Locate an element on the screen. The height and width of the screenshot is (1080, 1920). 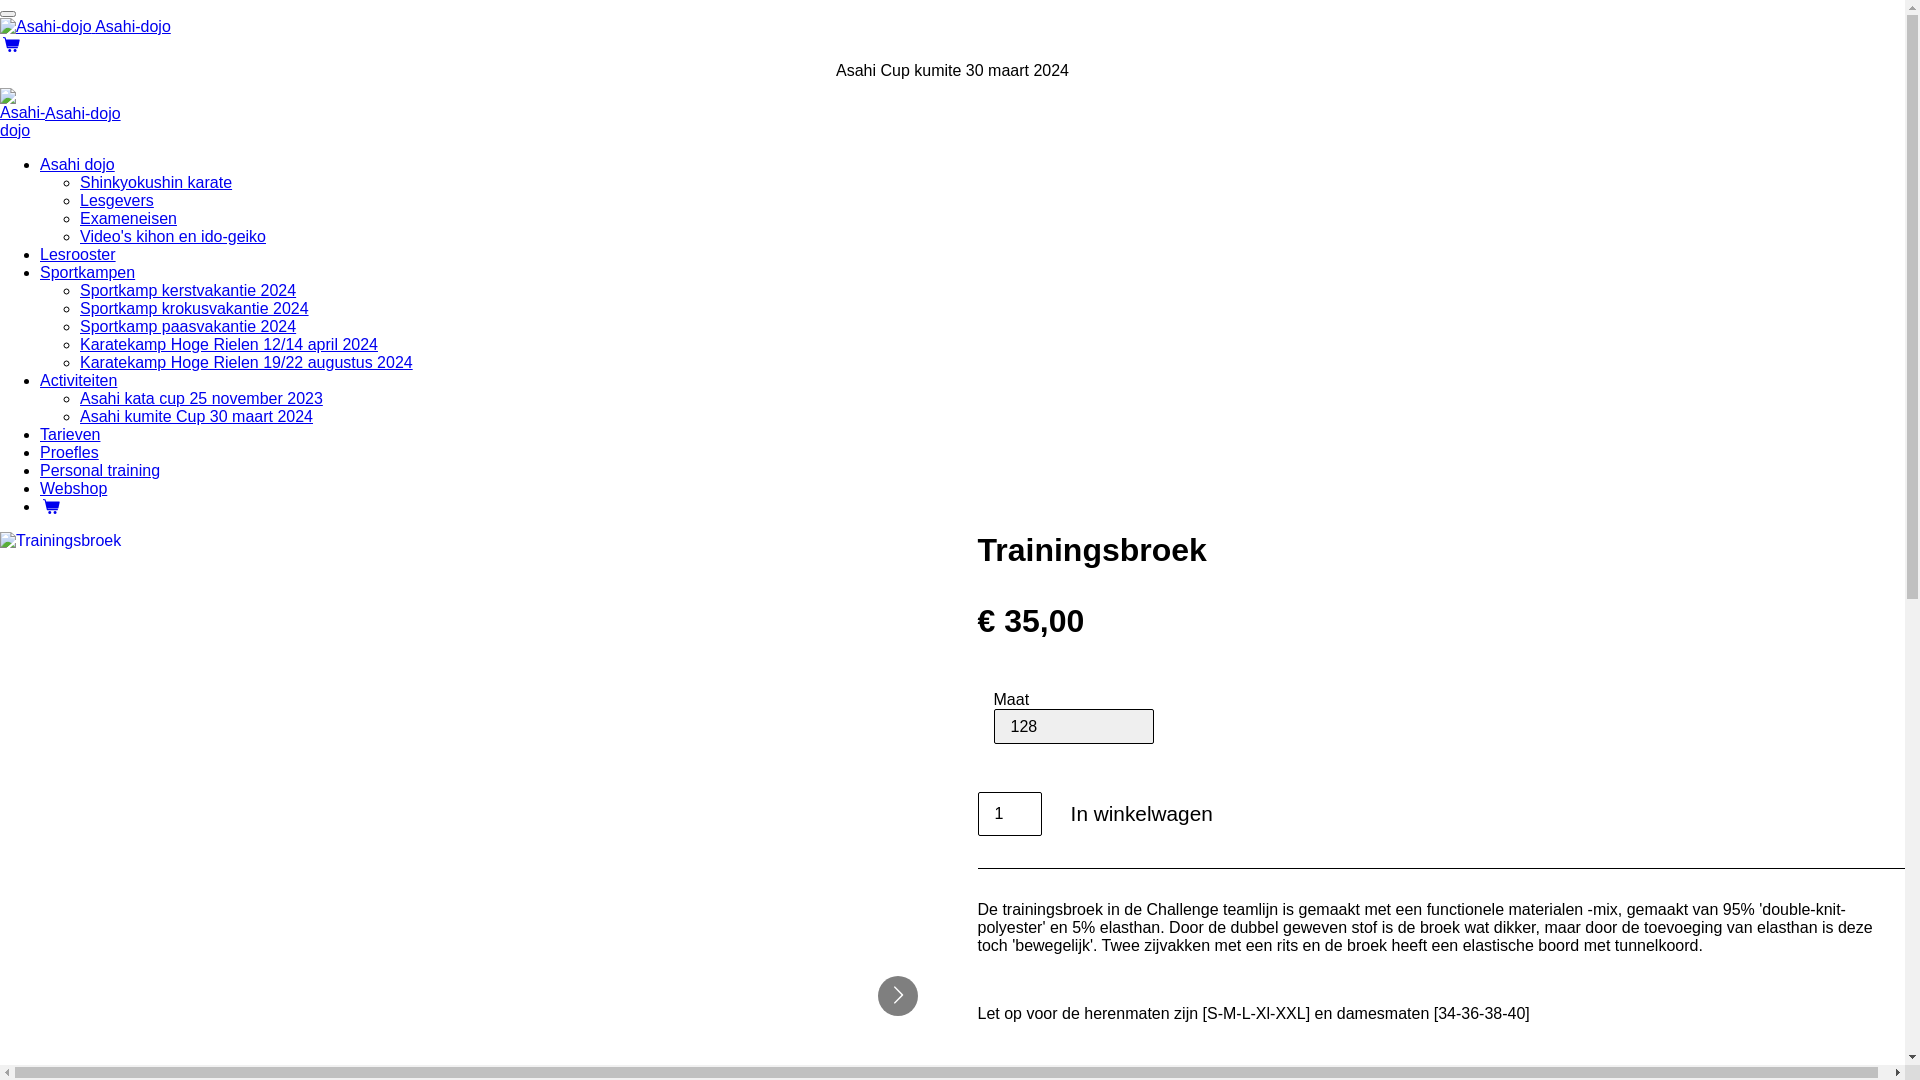
'Tarieven' is located at coordinates (70, 433).